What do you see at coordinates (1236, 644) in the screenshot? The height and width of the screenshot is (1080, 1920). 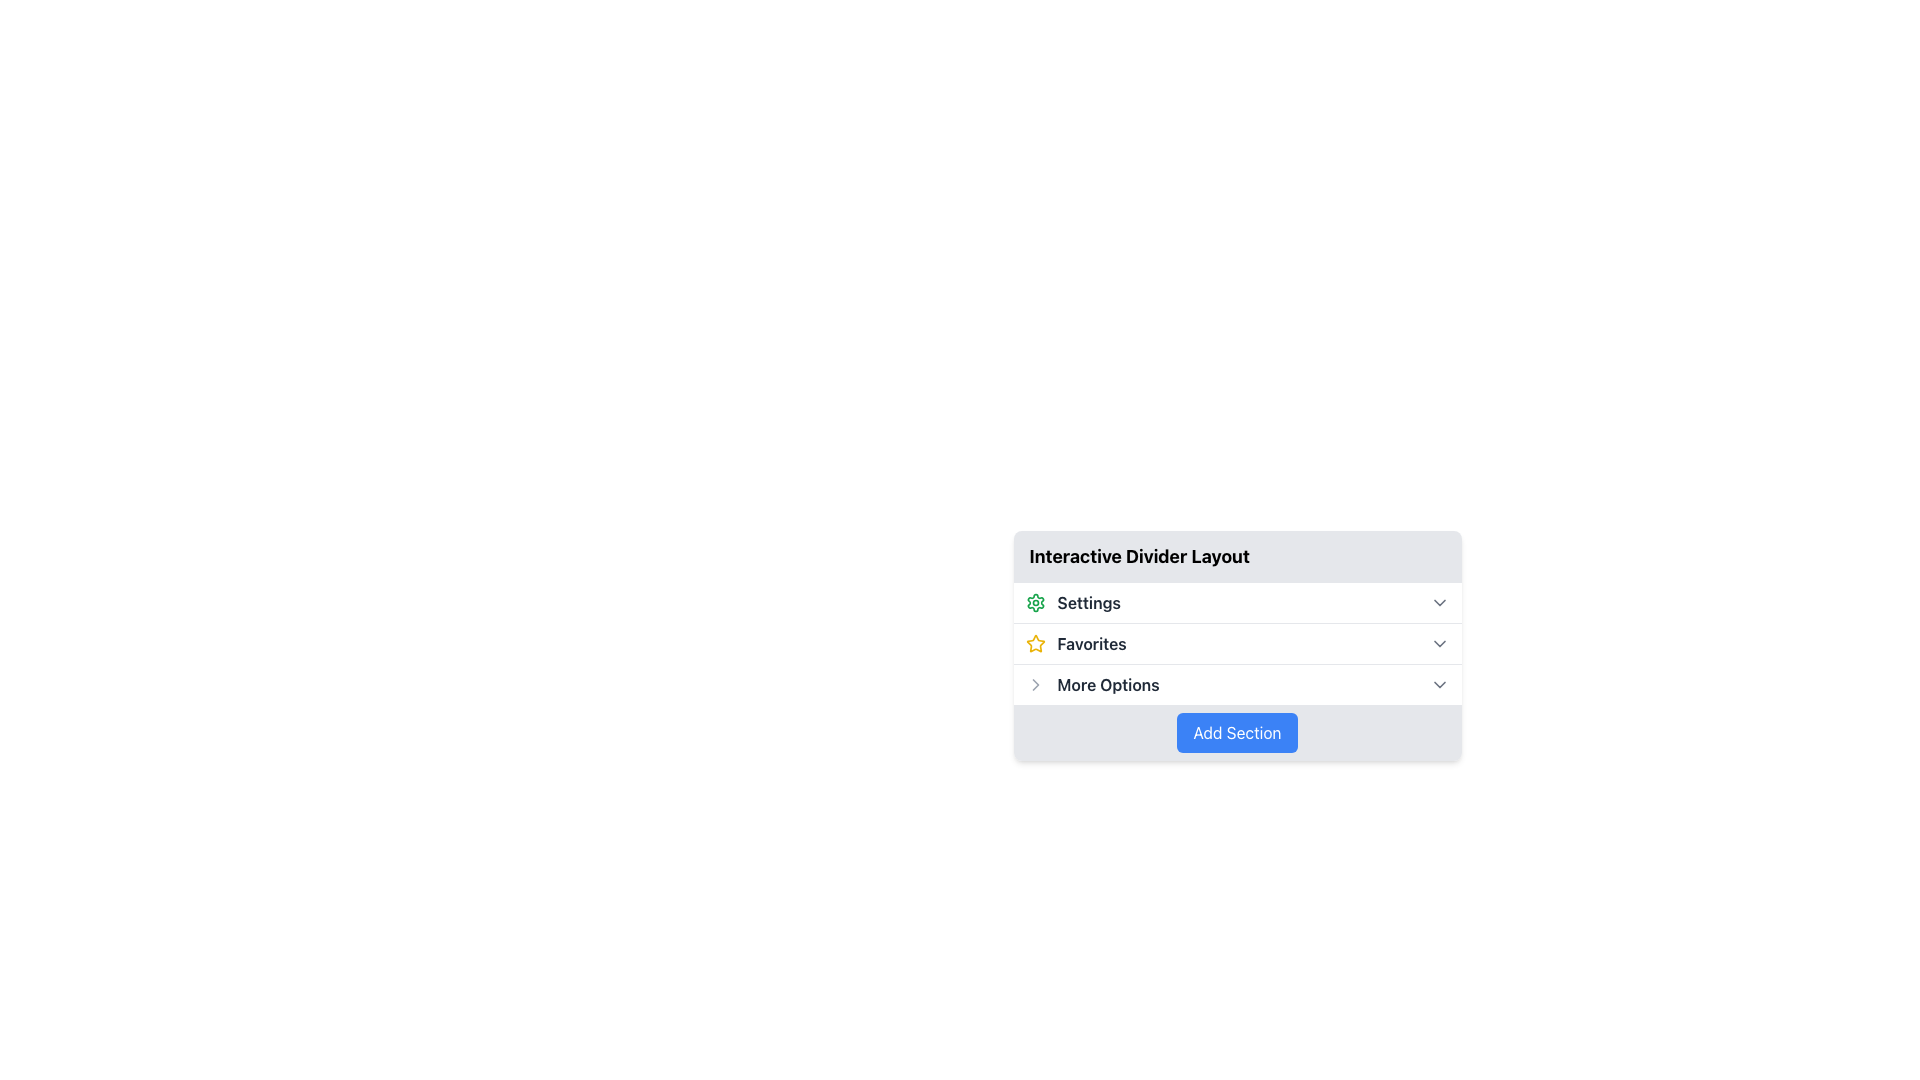 I see `the second item in the dropdown menu that leads to the 'Favorites' section` at bounding box center [1236, 644].